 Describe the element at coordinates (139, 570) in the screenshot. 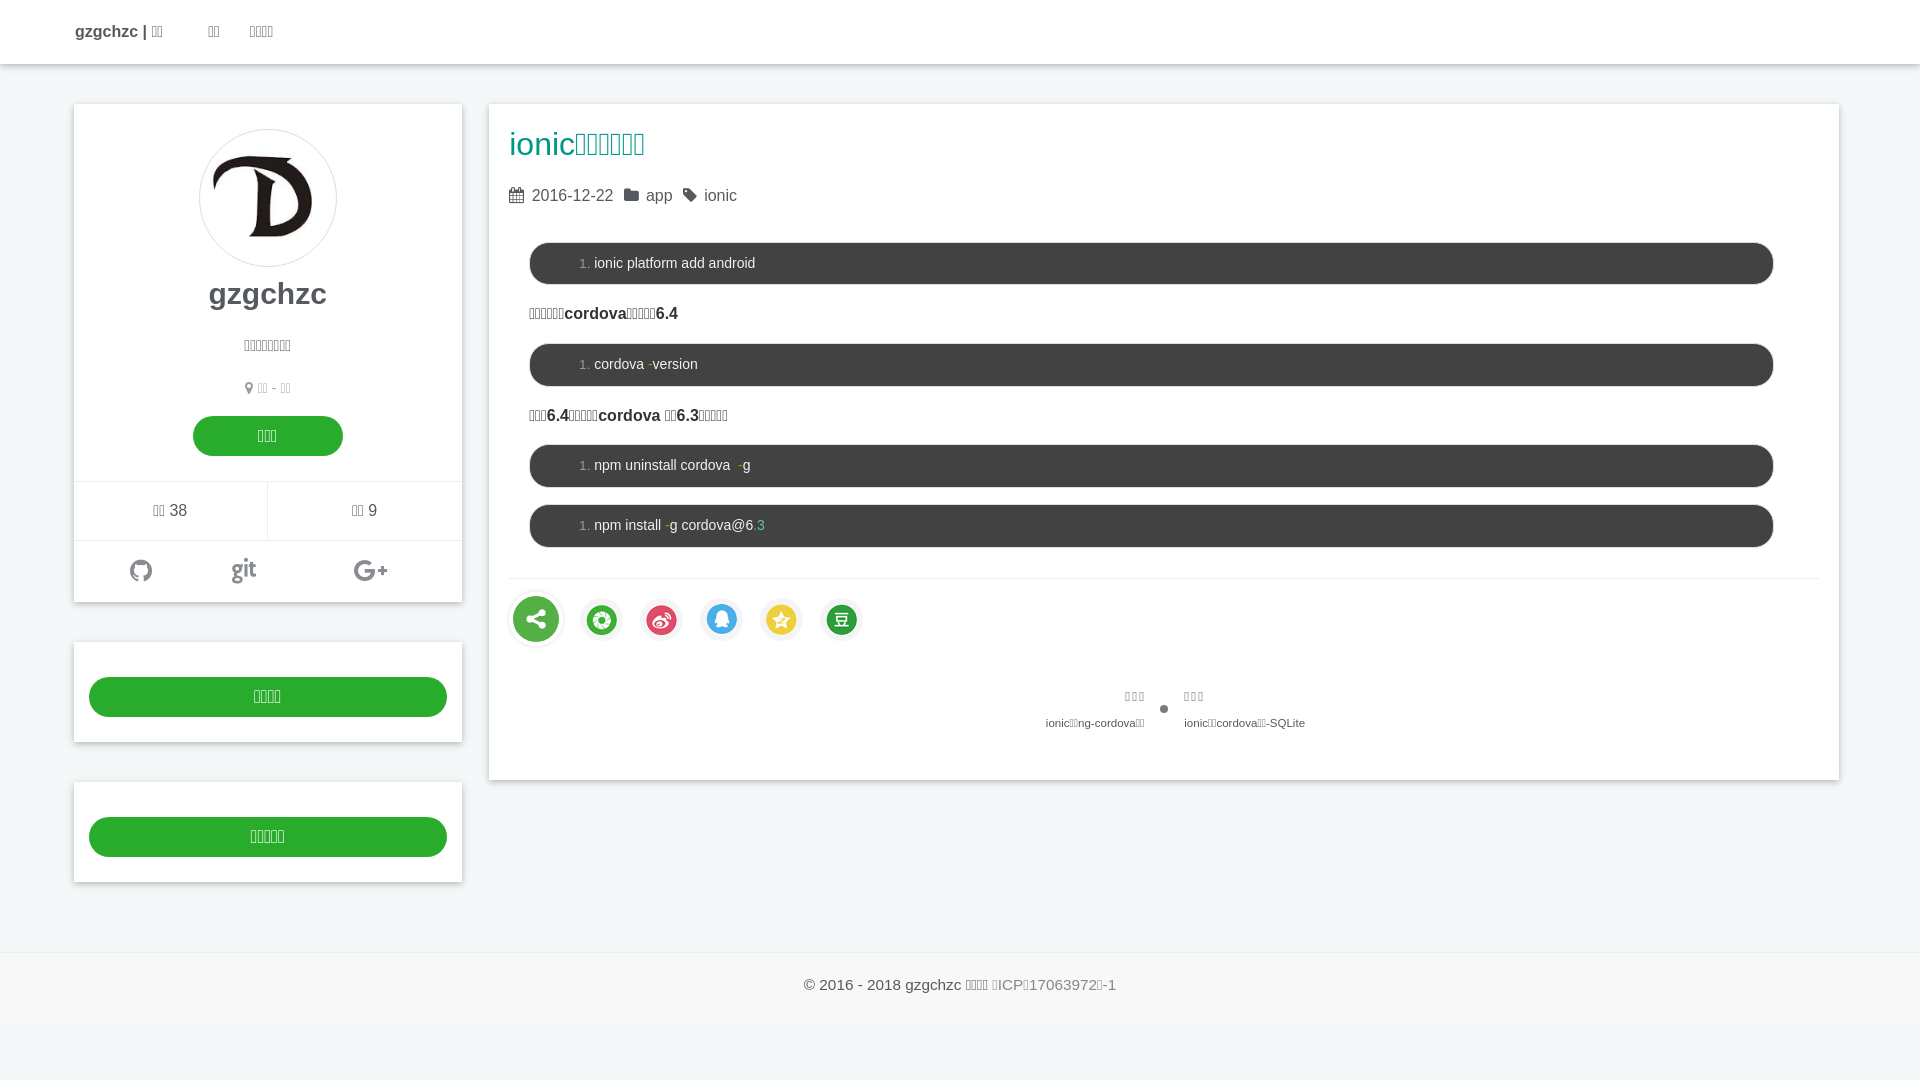

I see `'github'` at that location.